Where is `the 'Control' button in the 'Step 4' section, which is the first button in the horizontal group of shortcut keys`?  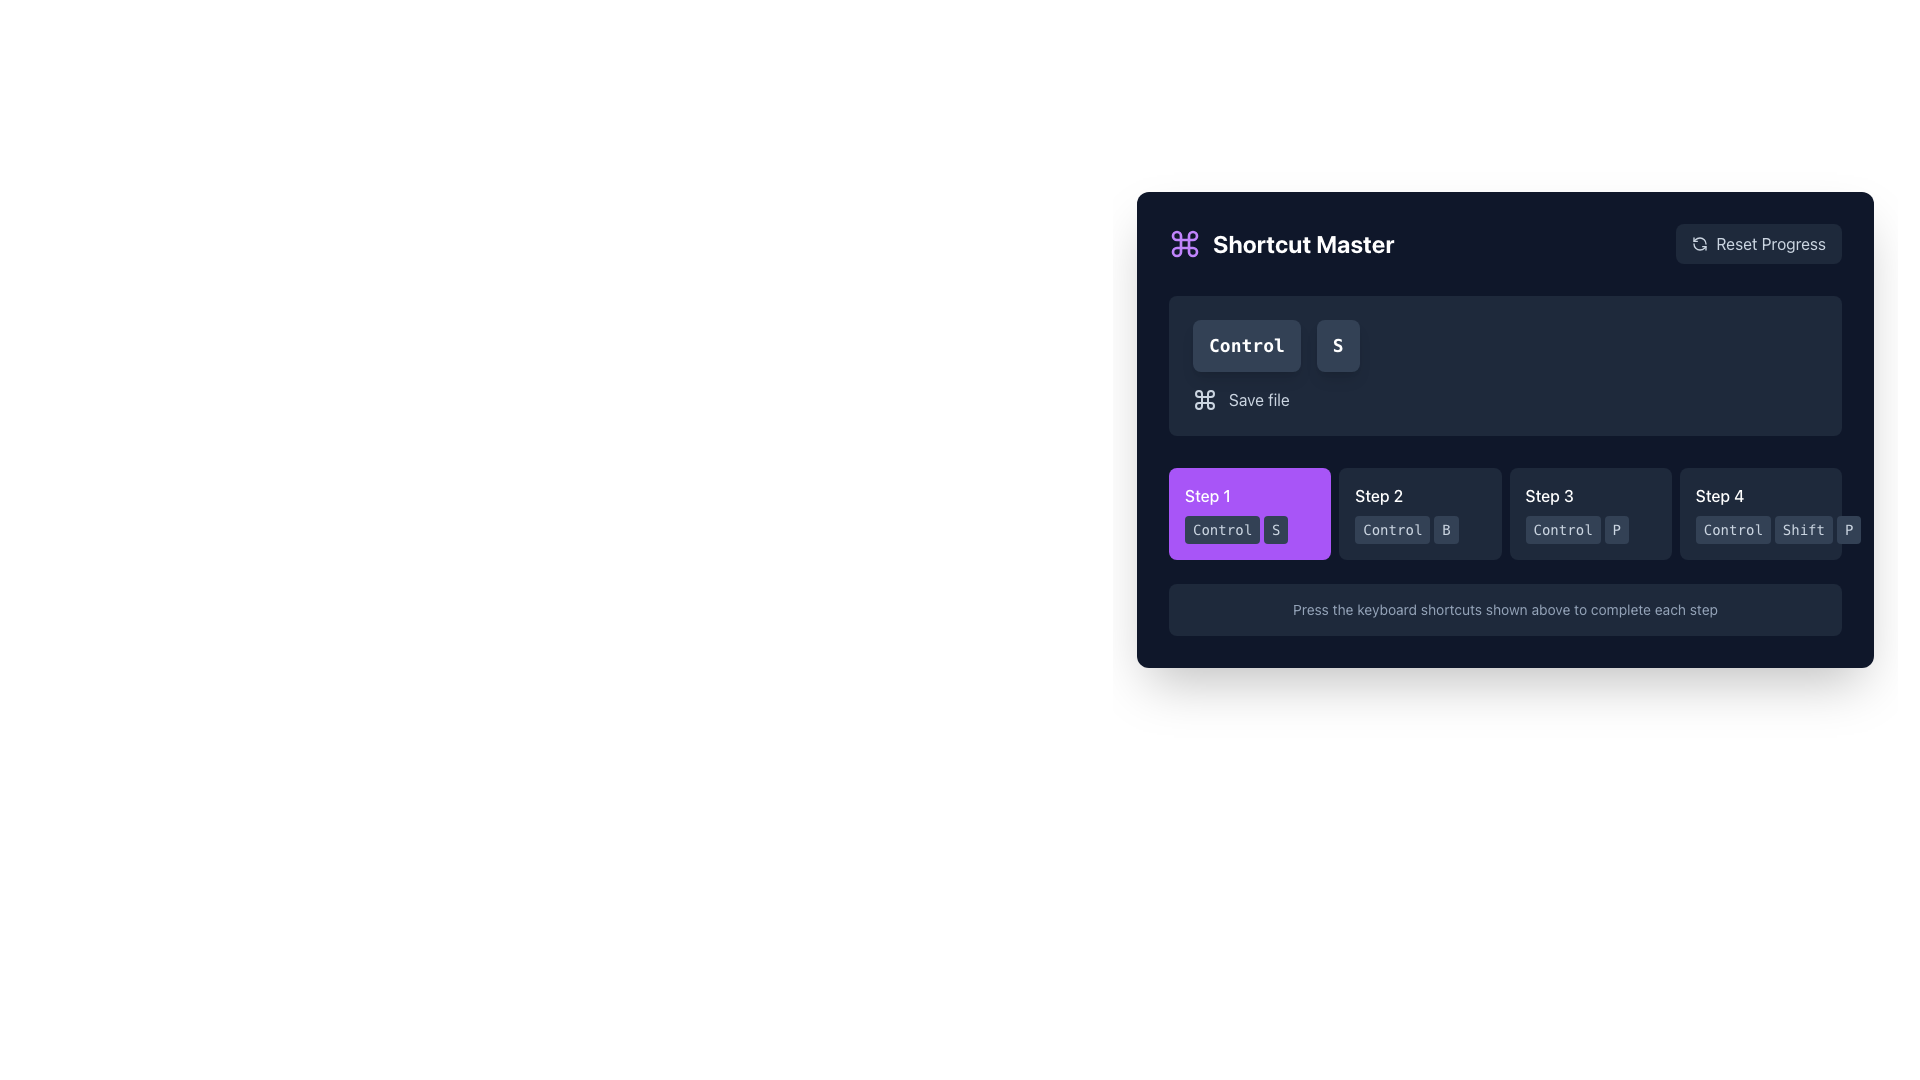
the 'Control' button in the 'Step 4' section, which is the first button in the horizontal group of shortcut keys is located at coordinates (1732, 528).